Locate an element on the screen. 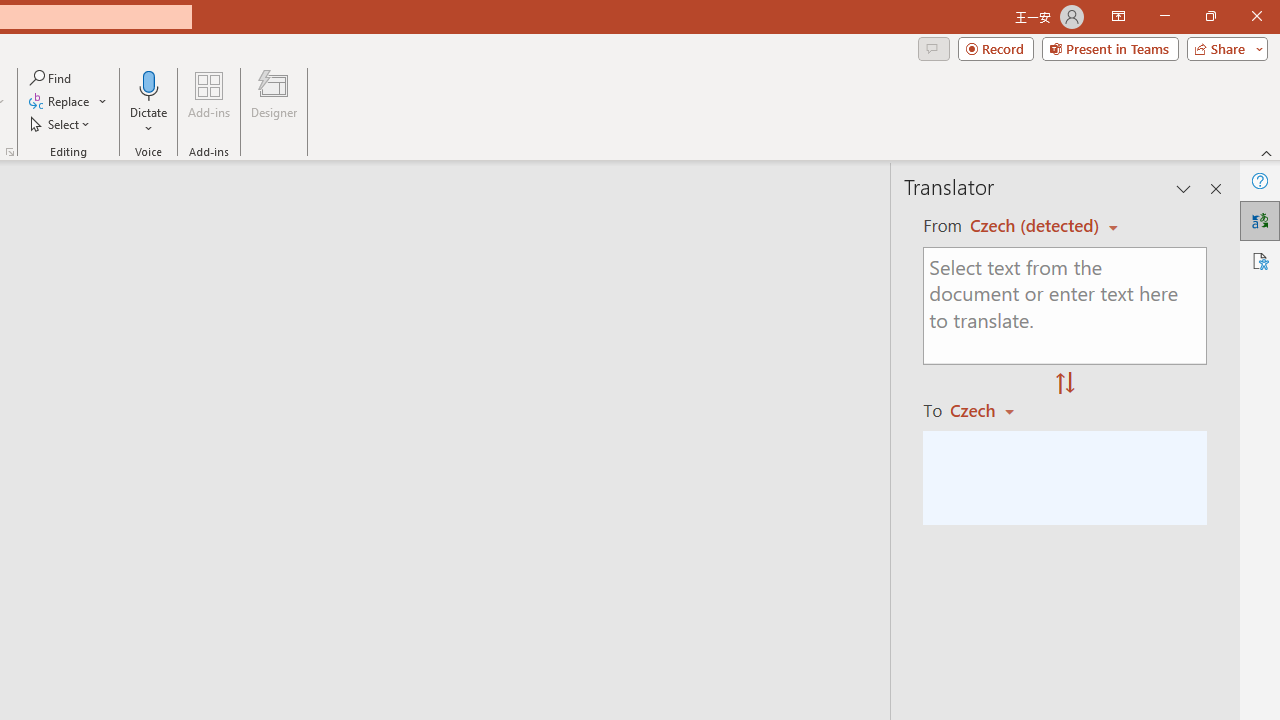 The height and width of the screenshot is (720, 1280). 'More Options' is located at coordinates (148, 121).